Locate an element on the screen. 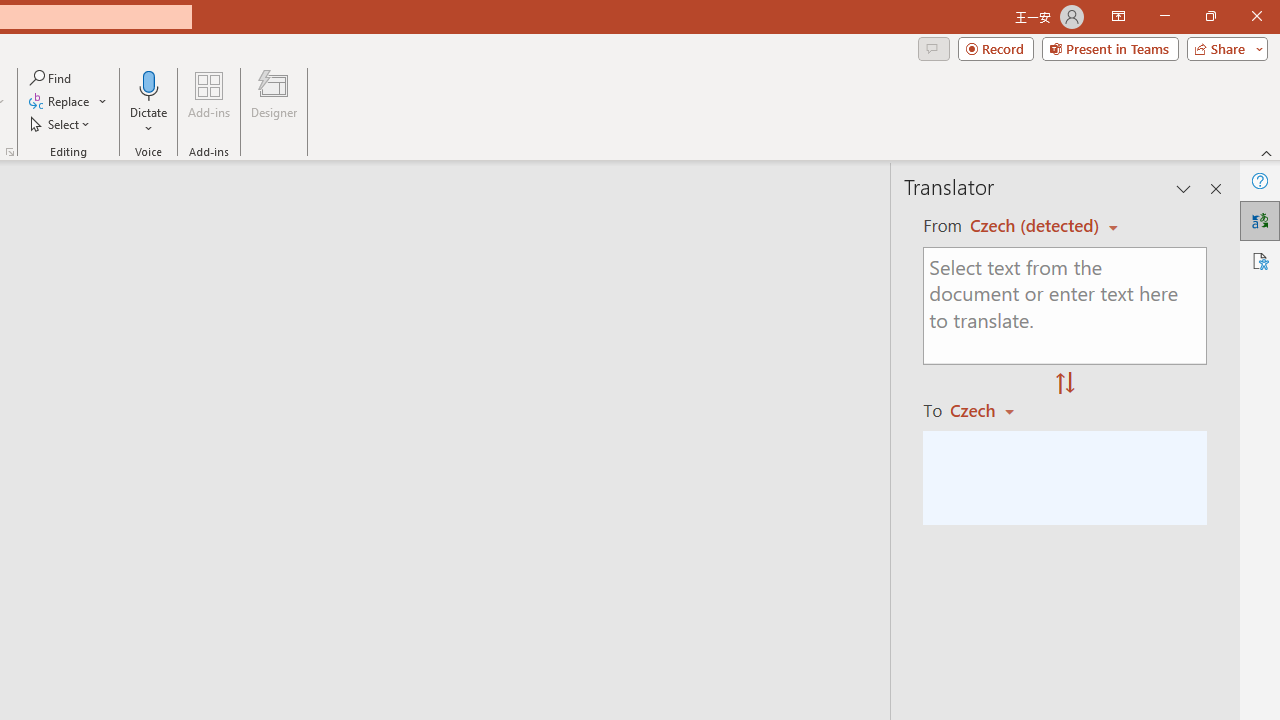 The height and width of the screenshot is (720, 1280). 'More Options' is located at coordinates (148, 121).